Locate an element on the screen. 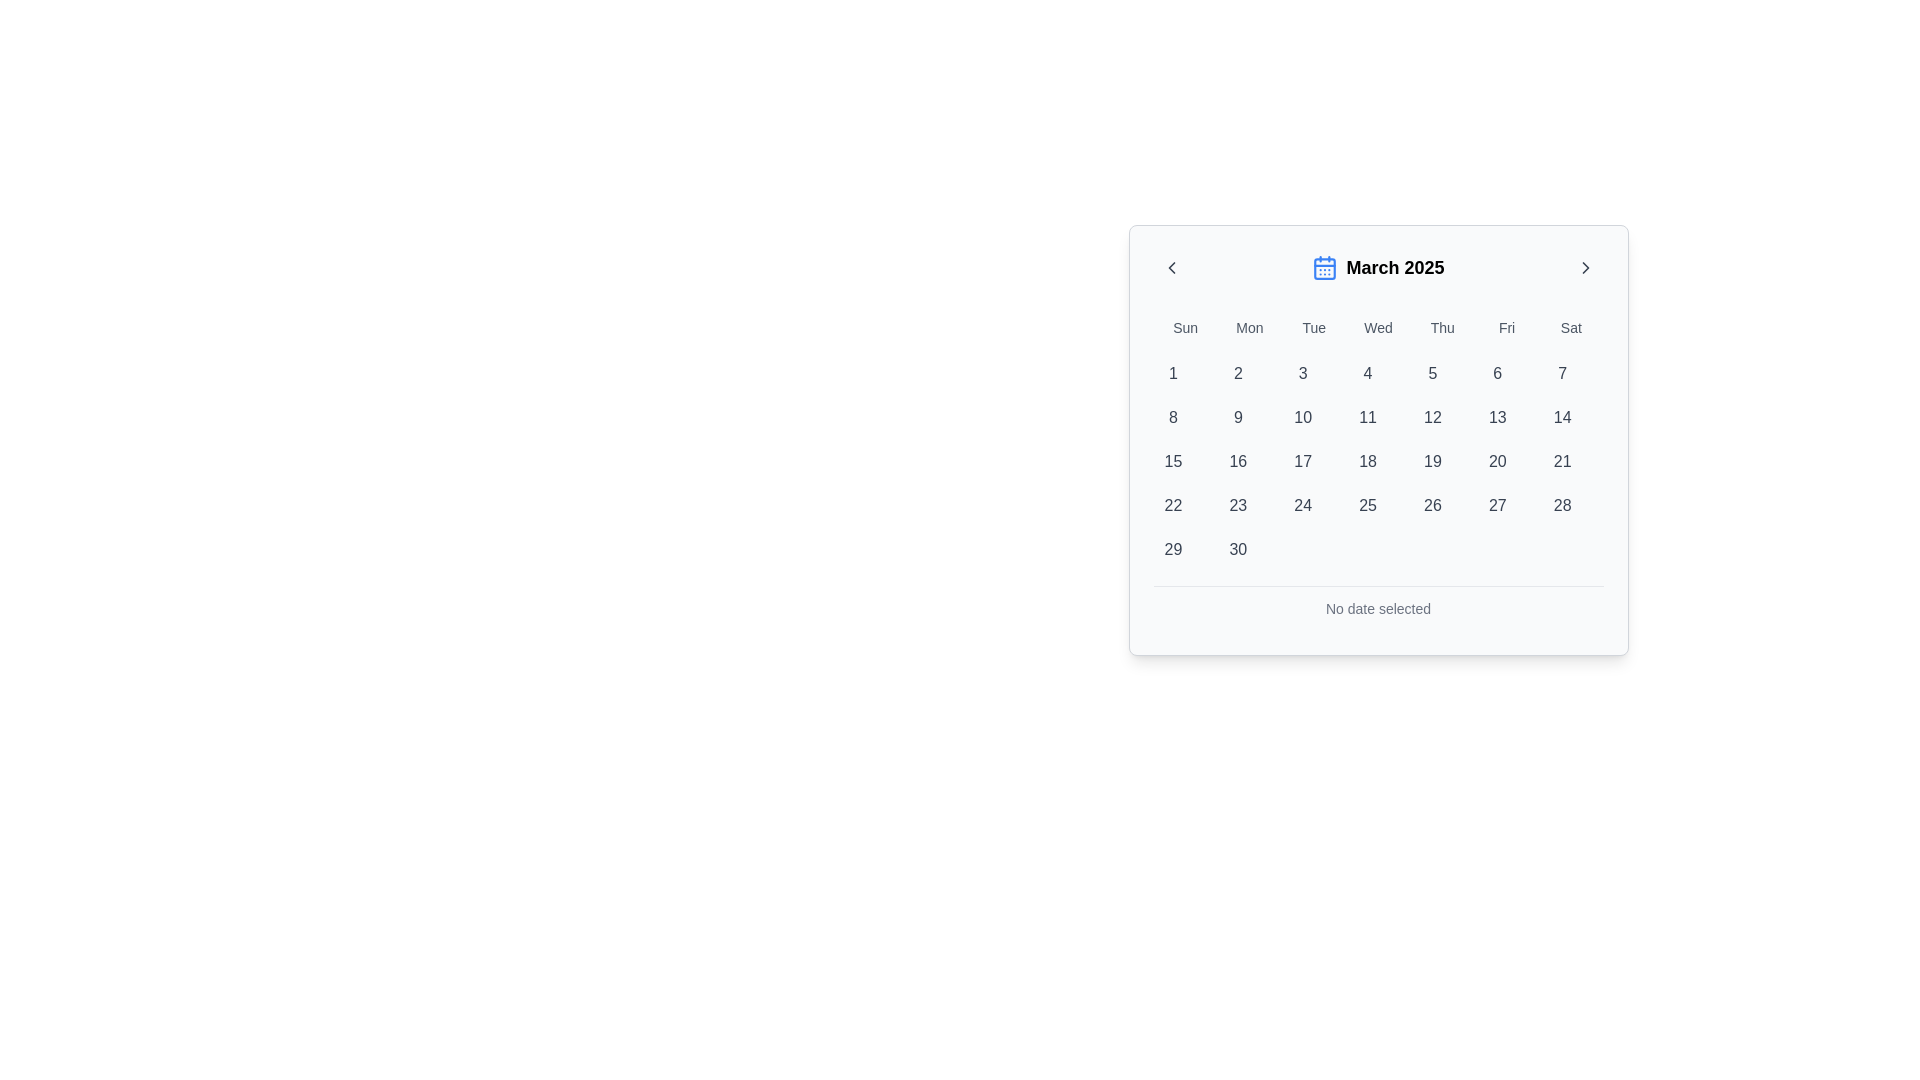 Image resolution: width=1920 pixels, height=1080 pixels. the selectable date button for the 7th day of the month in the calendar interface is located at coordinates (1561, 374).